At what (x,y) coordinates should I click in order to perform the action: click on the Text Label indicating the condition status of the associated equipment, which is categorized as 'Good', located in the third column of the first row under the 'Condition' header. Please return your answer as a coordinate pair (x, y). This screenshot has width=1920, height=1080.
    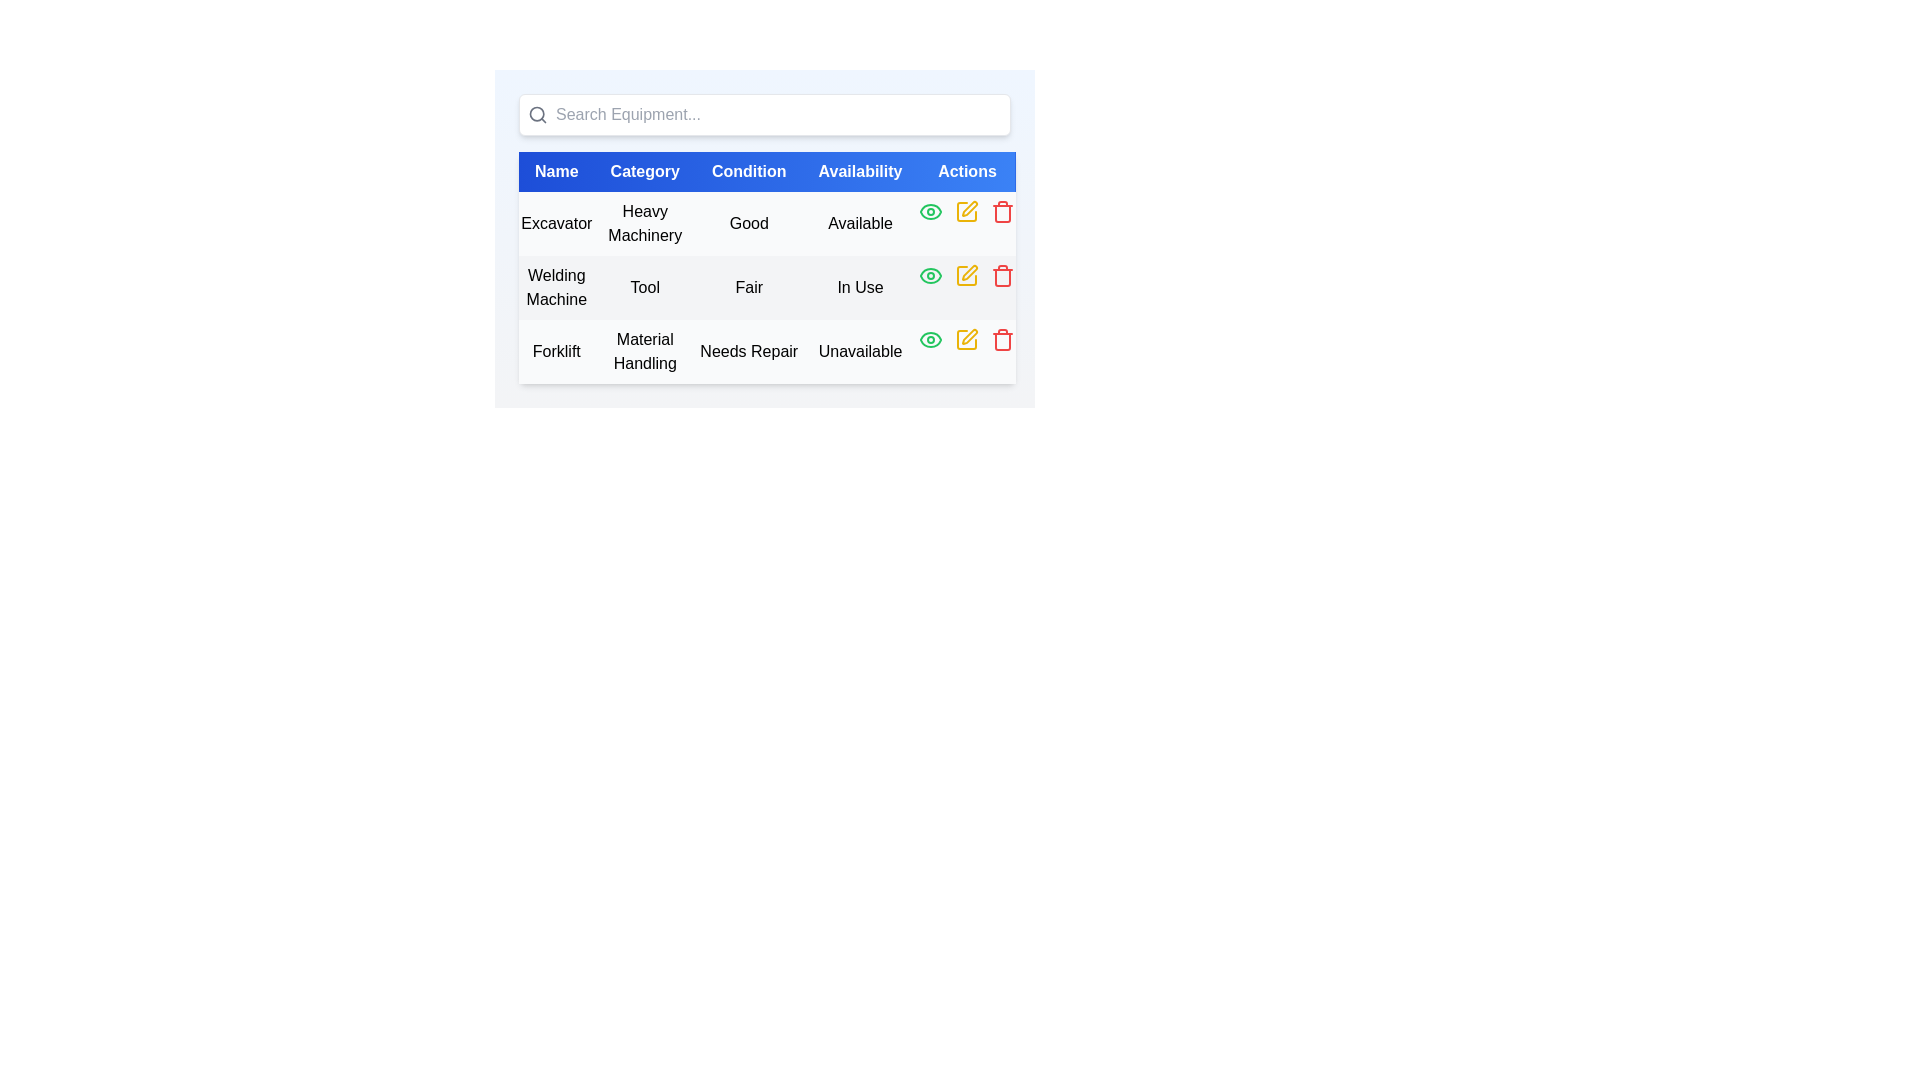
    Looking at the image, I should click on (748, 223).